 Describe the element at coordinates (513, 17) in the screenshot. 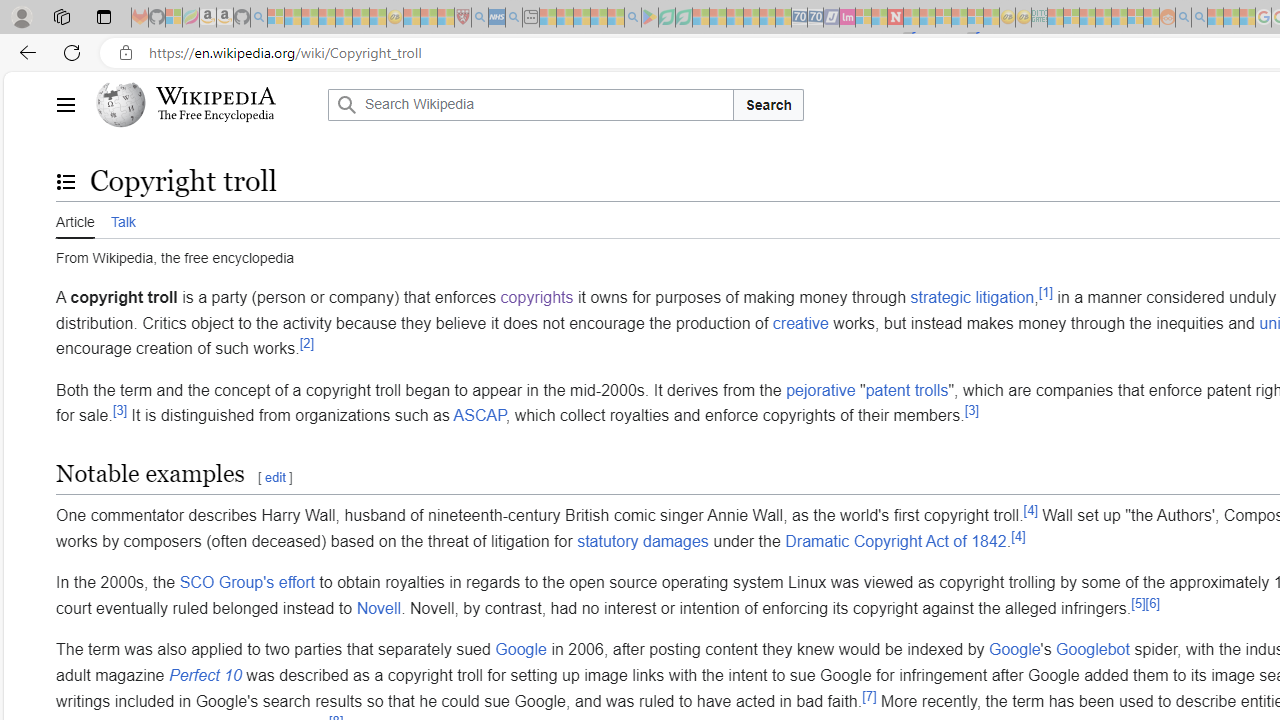

I see `'utah sues federal government - Search - Sleeping'` at that location.